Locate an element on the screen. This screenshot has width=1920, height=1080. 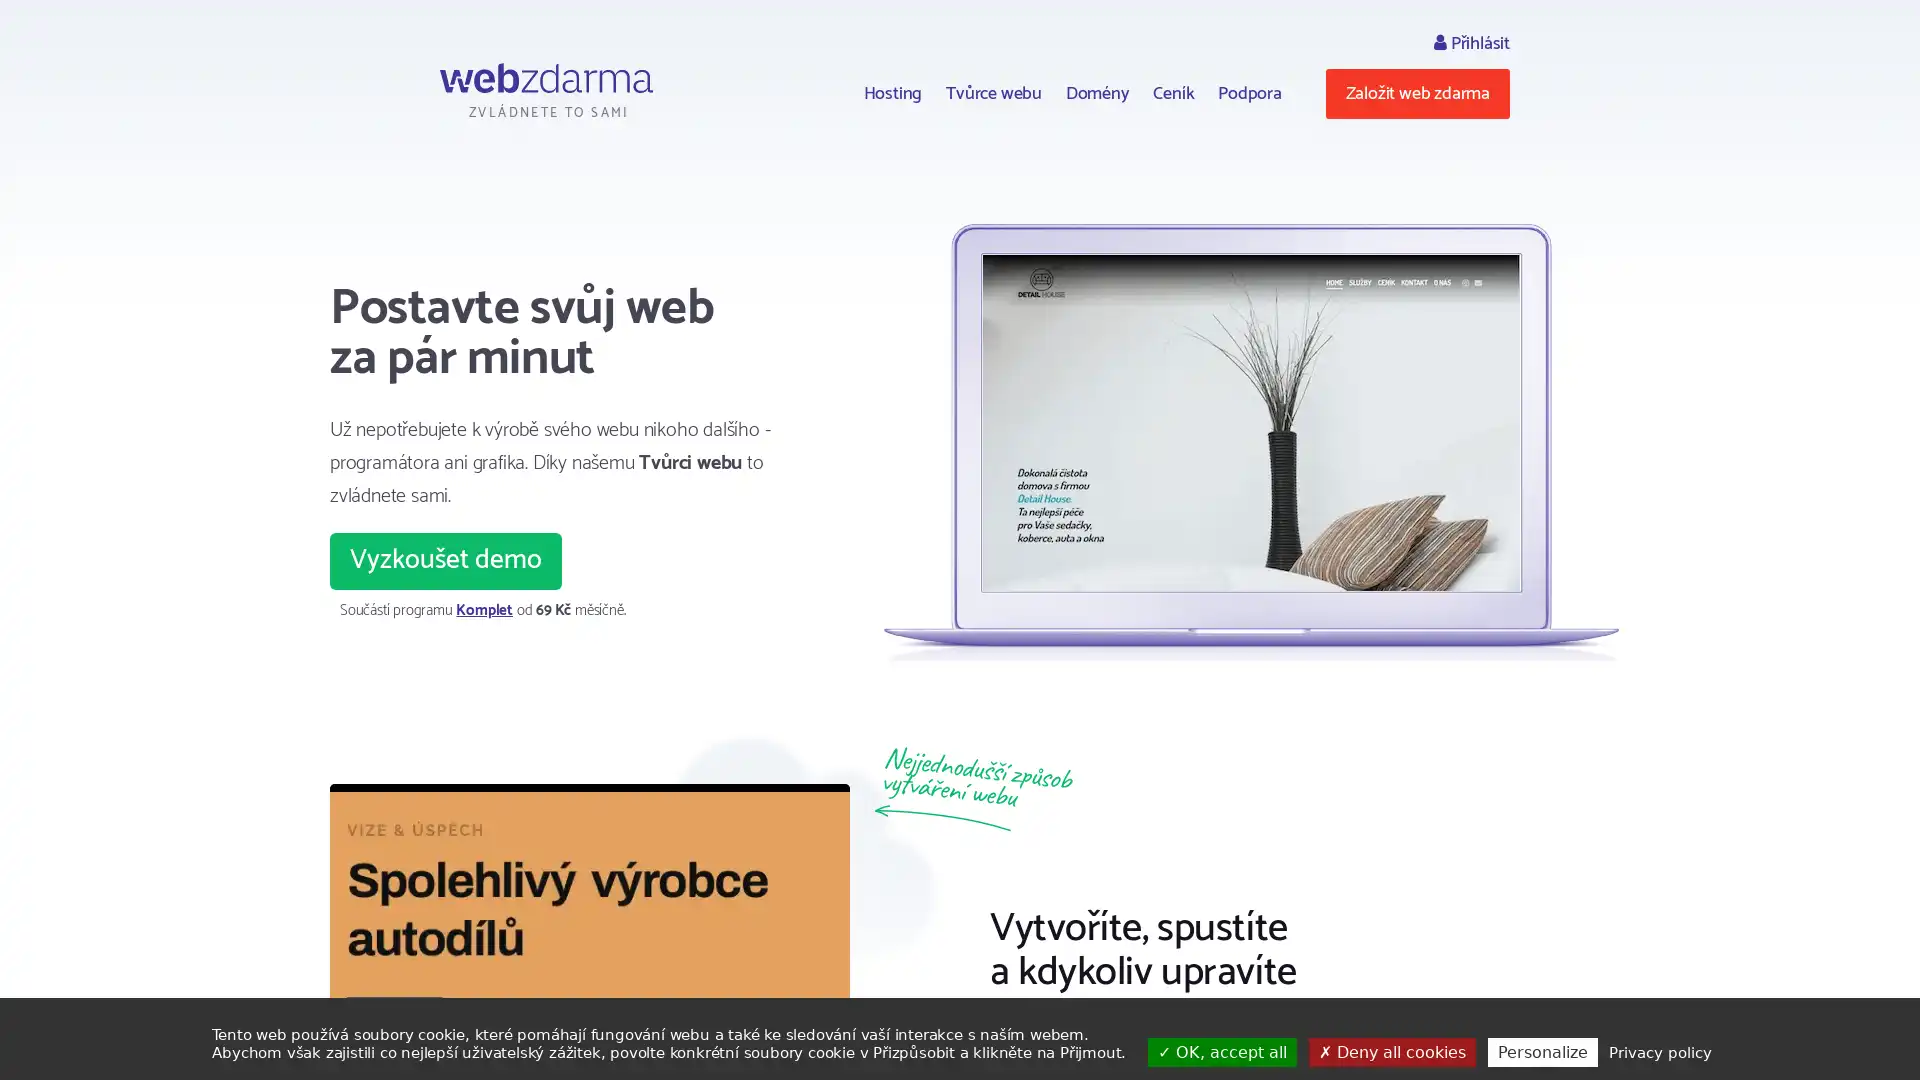
Personalize (modal window) is located at coordinates (1540, 1051).